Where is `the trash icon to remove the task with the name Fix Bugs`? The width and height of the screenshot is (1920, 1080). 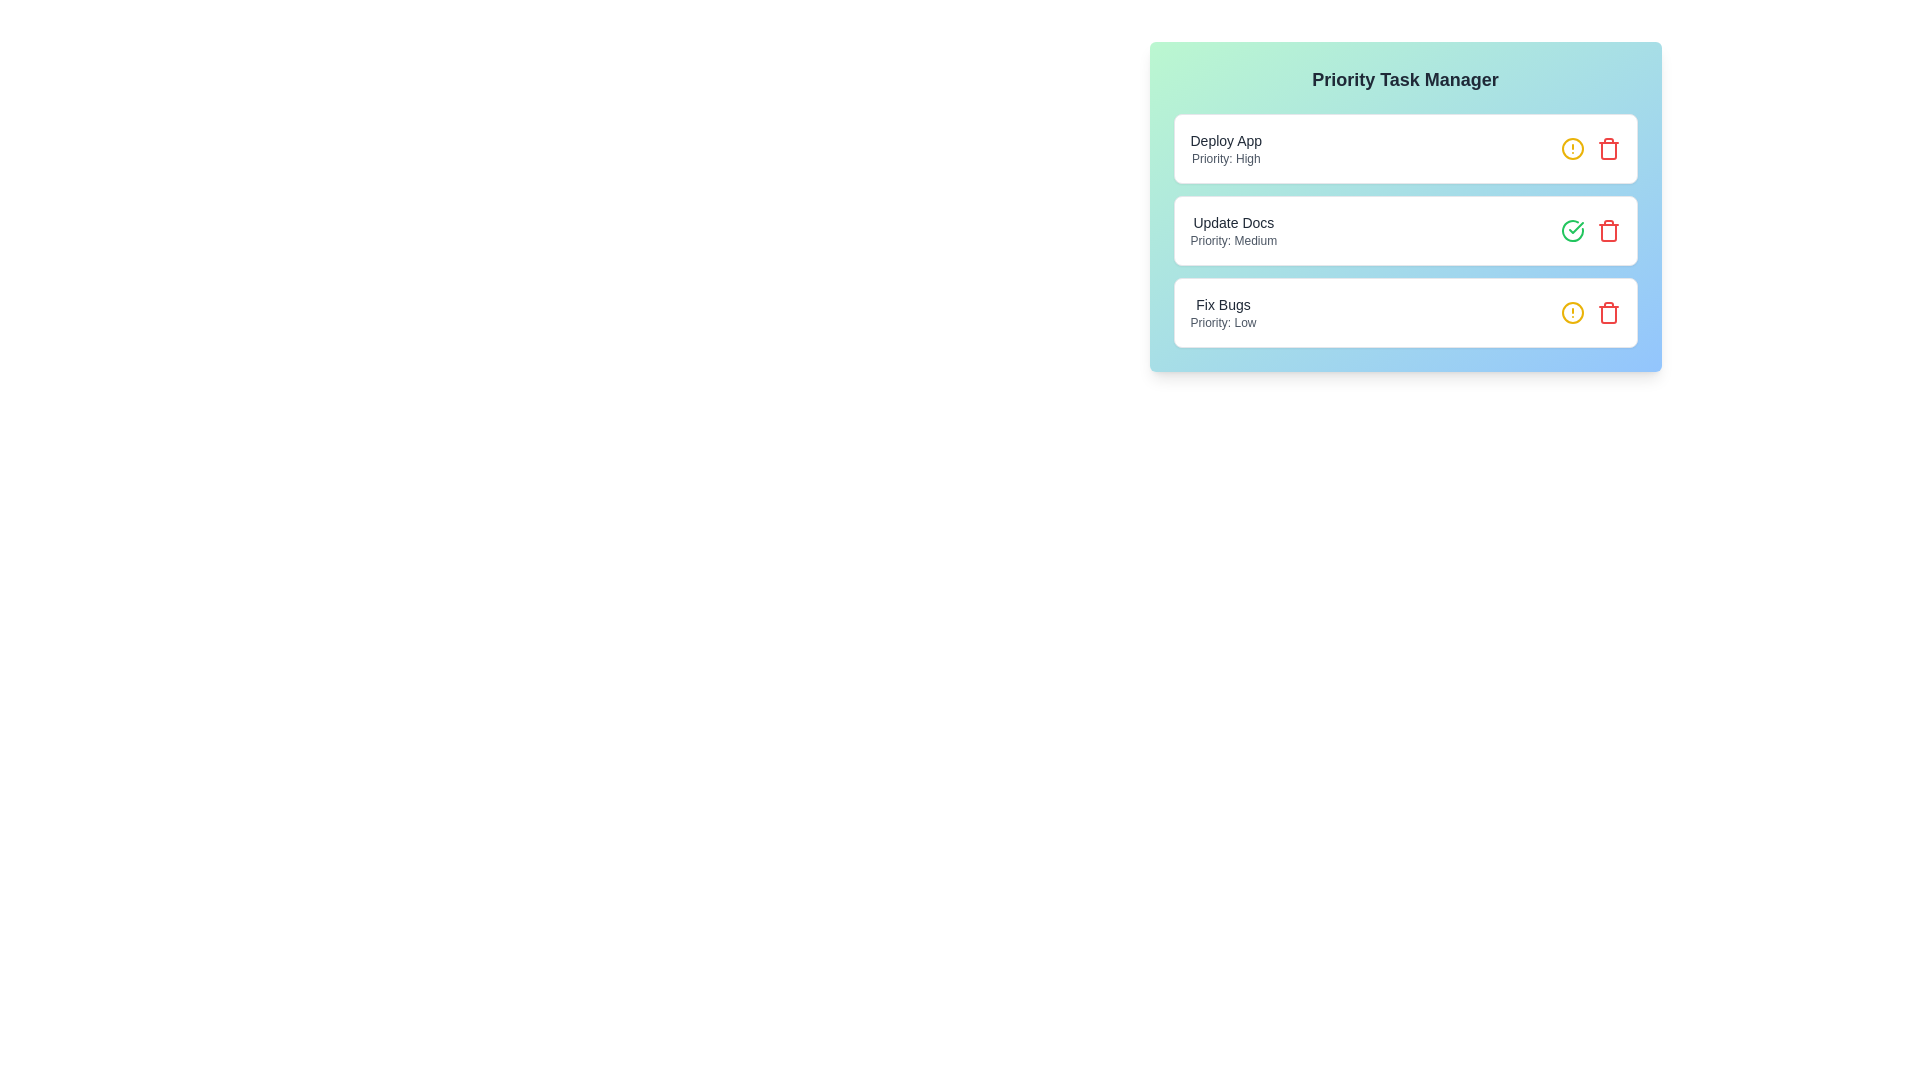
the trash icon to remove the task with the name Fix Bugs is located at coordinates (1608, 312).